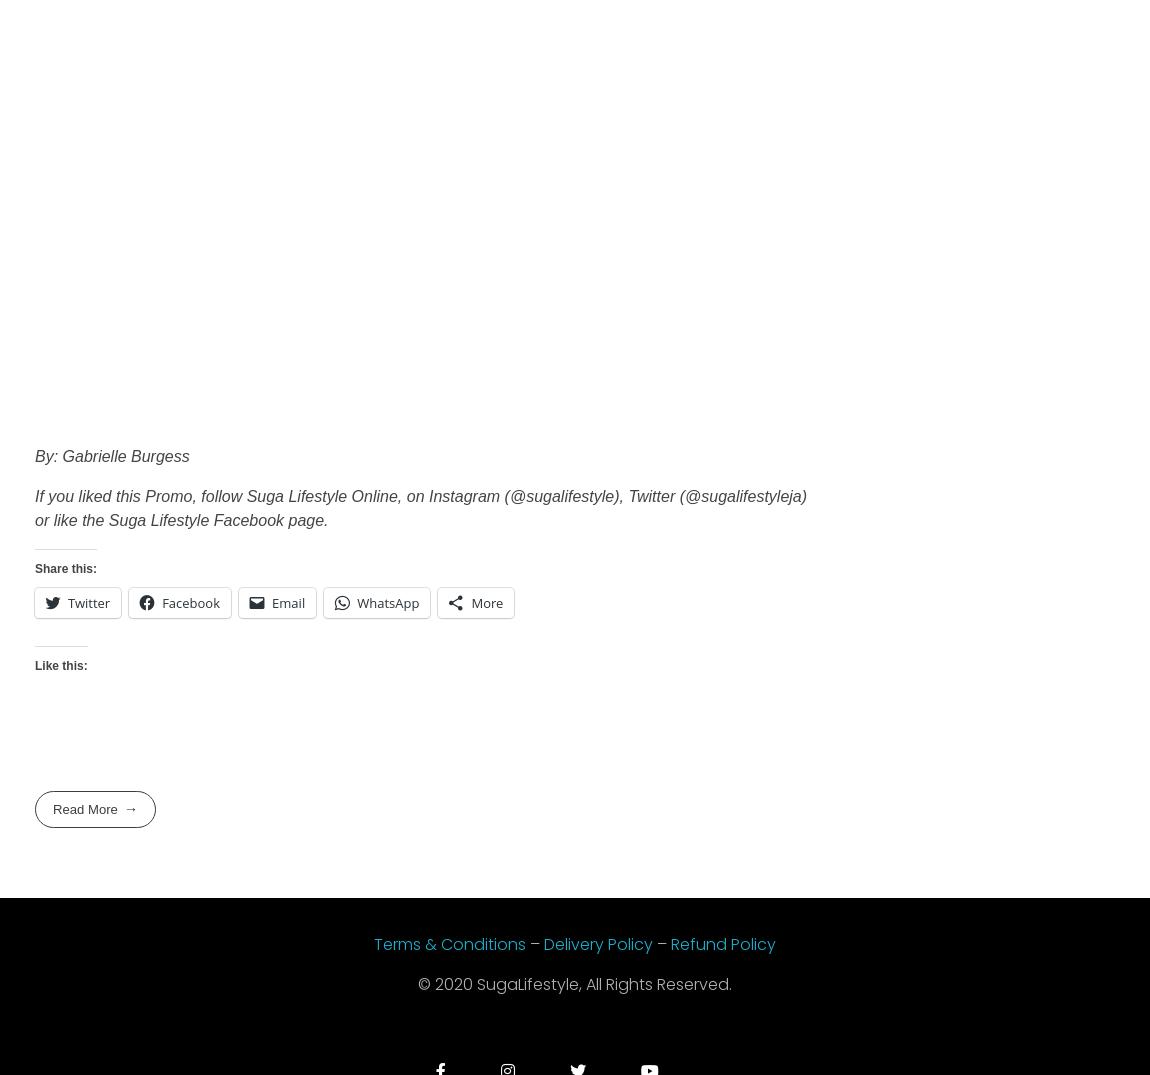  Describe the element at coordinates (543, 944) in the screenshot. I see `'Delivery Policy'` at that location.